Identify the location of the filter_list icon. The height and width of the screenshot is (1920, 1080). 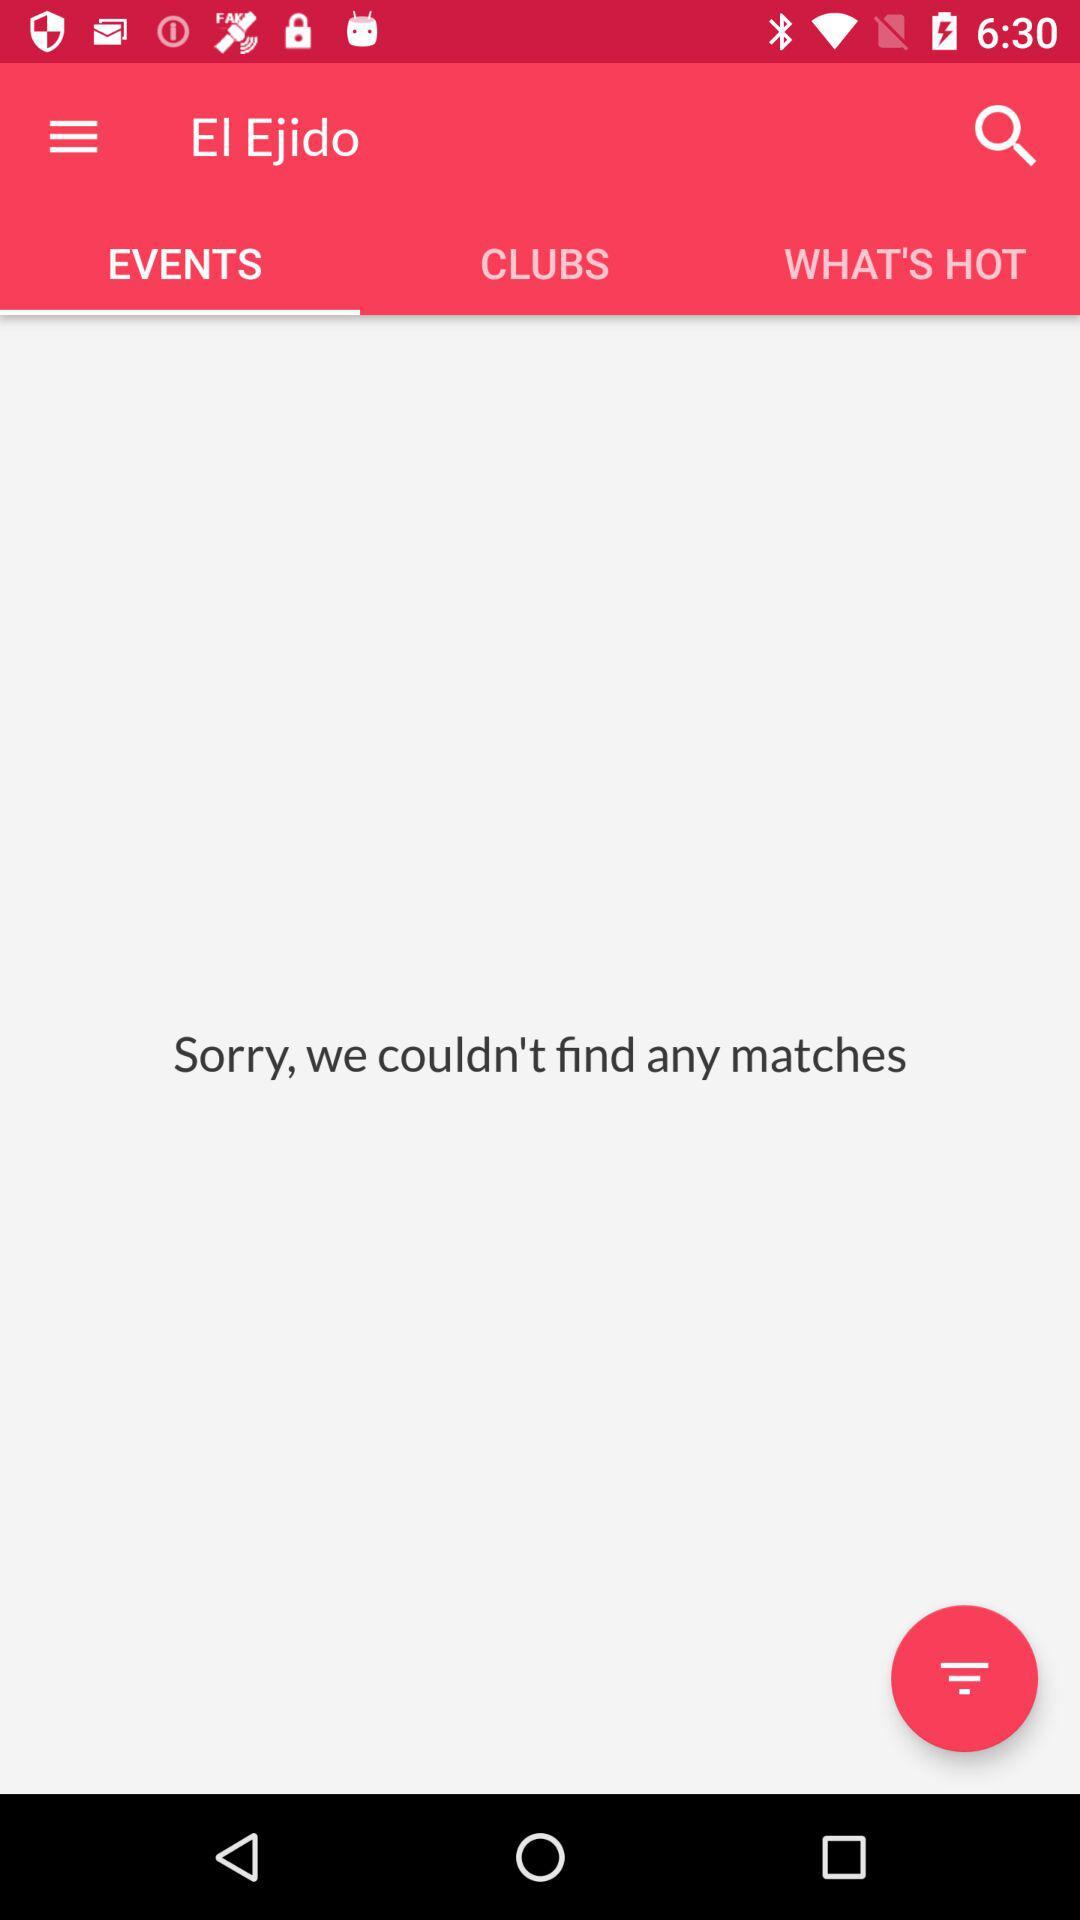
(963, 1678).